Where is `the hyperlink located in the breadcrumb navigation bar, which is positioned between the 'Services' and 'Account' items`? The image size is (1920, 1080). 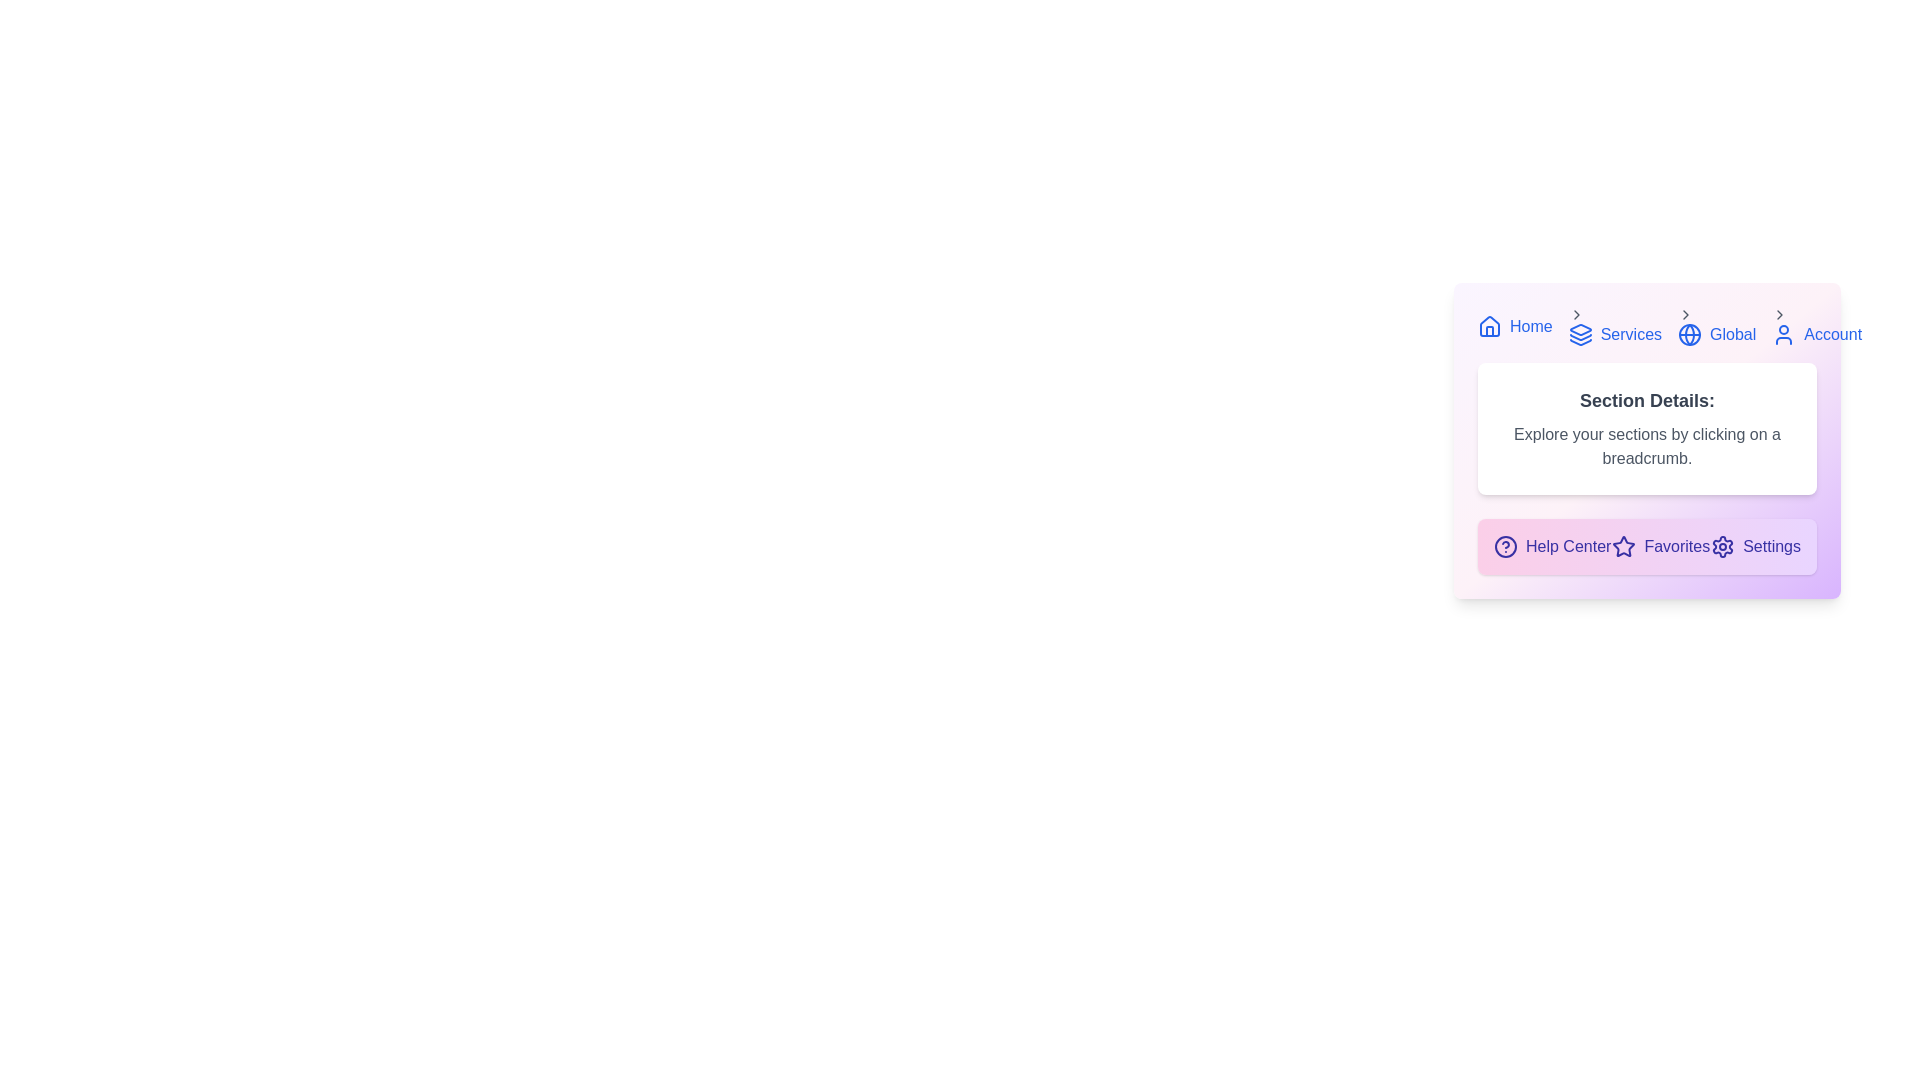
the hyperlink located in the breadcrumb navigation bar, which is positioned between the 'Services' and 'Account' items is located at coordinates (1716, 334).